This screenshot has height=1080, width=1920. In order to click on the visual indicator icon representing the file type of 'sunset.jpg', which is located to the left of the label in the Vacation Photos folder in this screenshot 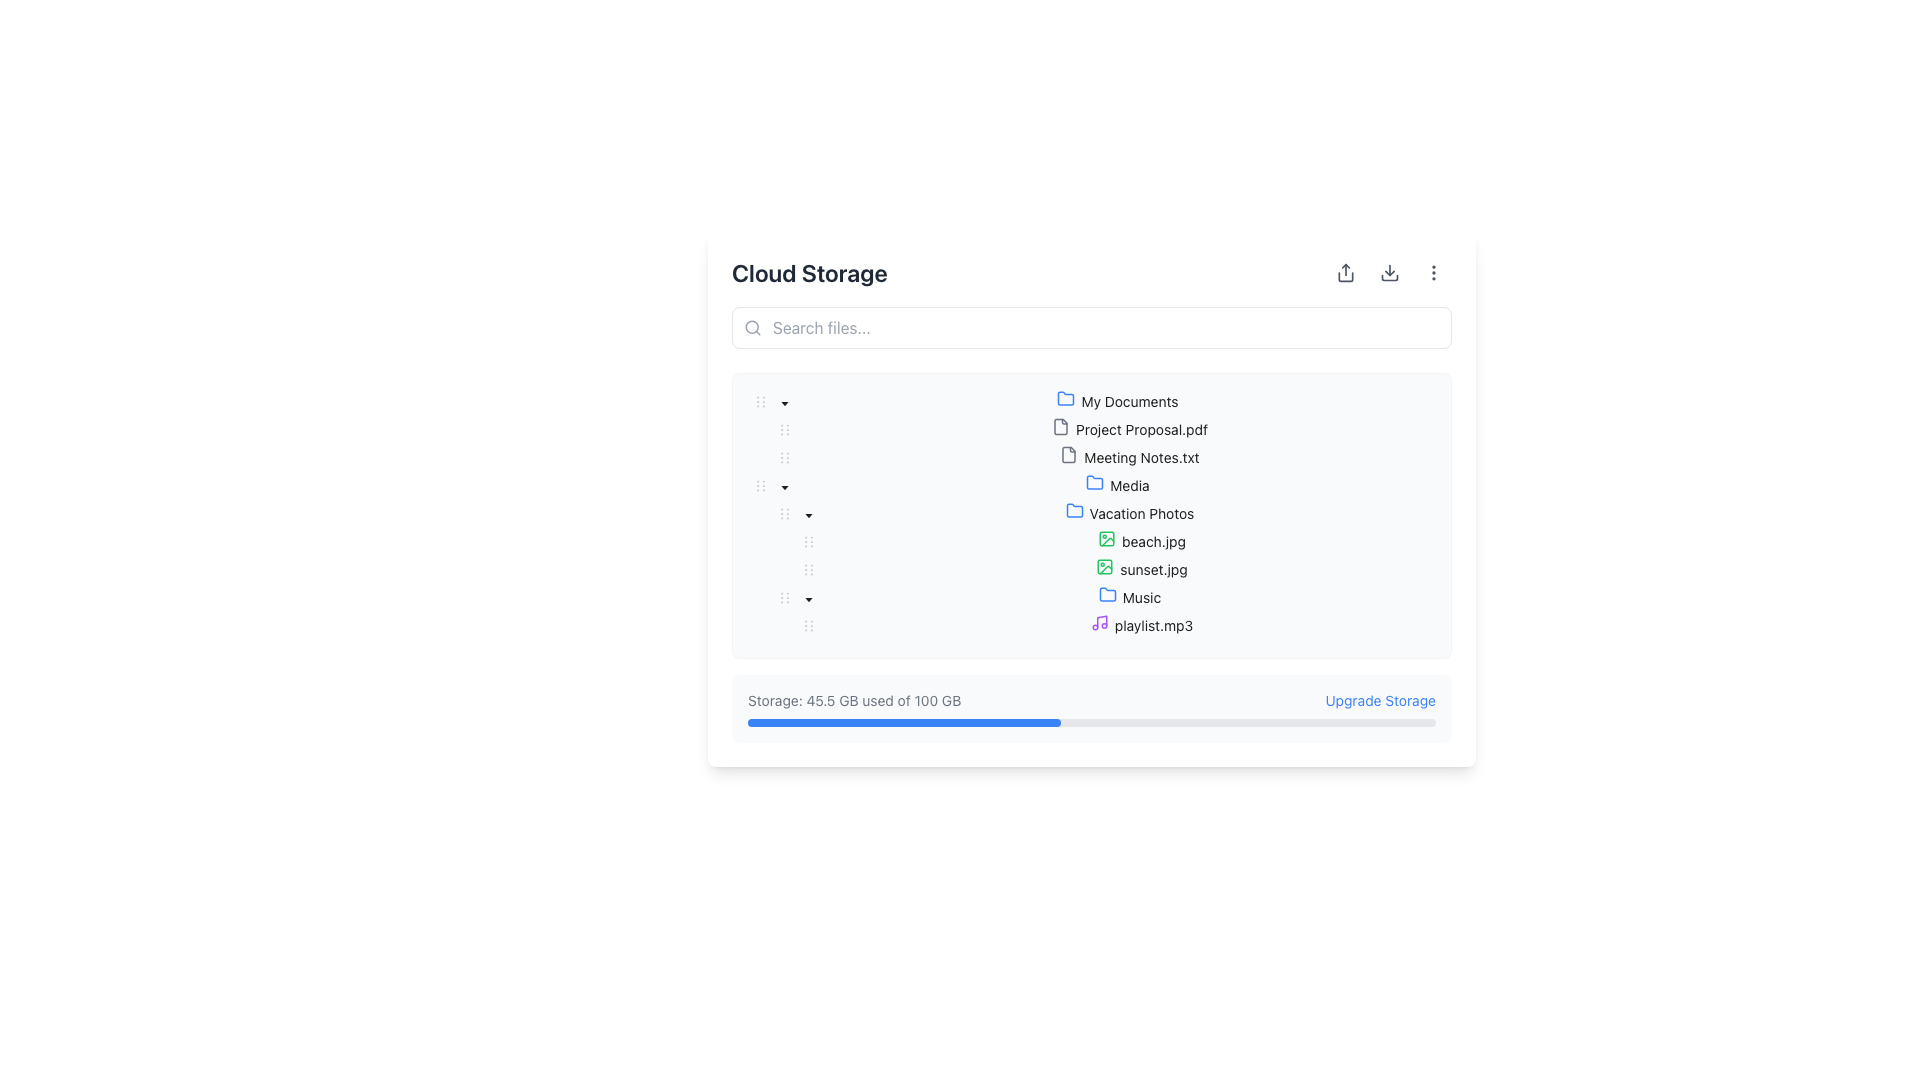, I will do `click(1107, 570)`.